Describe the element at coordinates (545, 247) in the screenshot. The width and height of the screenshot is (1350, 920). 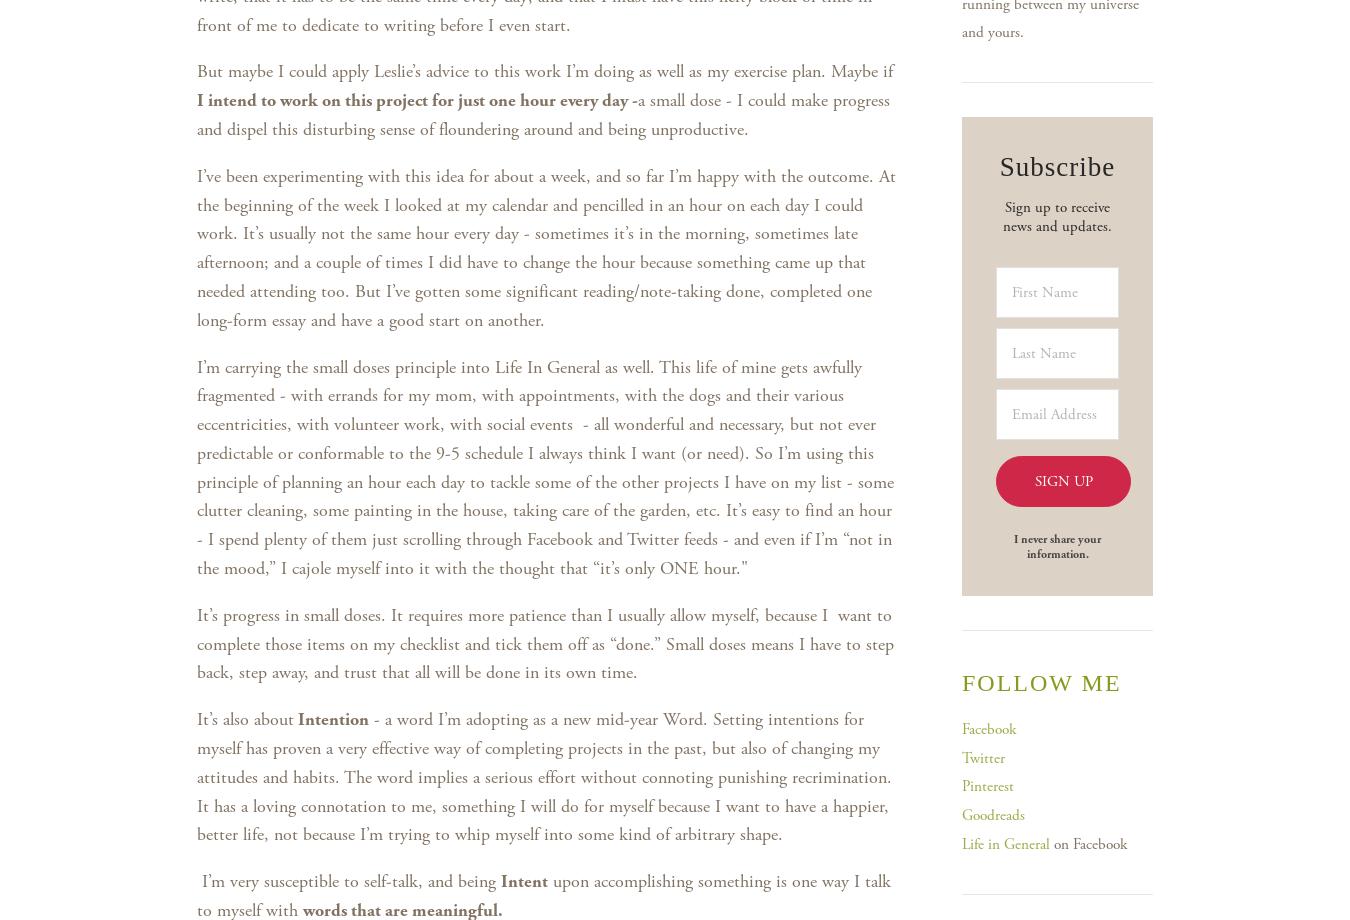
I see `'I’ve been experimenting with this idea for about a week, and so far I’m happy with the outcome. At the beginning of the week I looked at my calendar and pencilled in an hour on each day I could work. It’s usually not the same hour every day - sometimes it’s in the morning, sometimes late afternoon; and a couple of times I did have to change the hour because something came up that needed attending too. But I’ve gotten some significant reading/note-taking done, completed one long-form essay and have a good start on another.'` at that location.